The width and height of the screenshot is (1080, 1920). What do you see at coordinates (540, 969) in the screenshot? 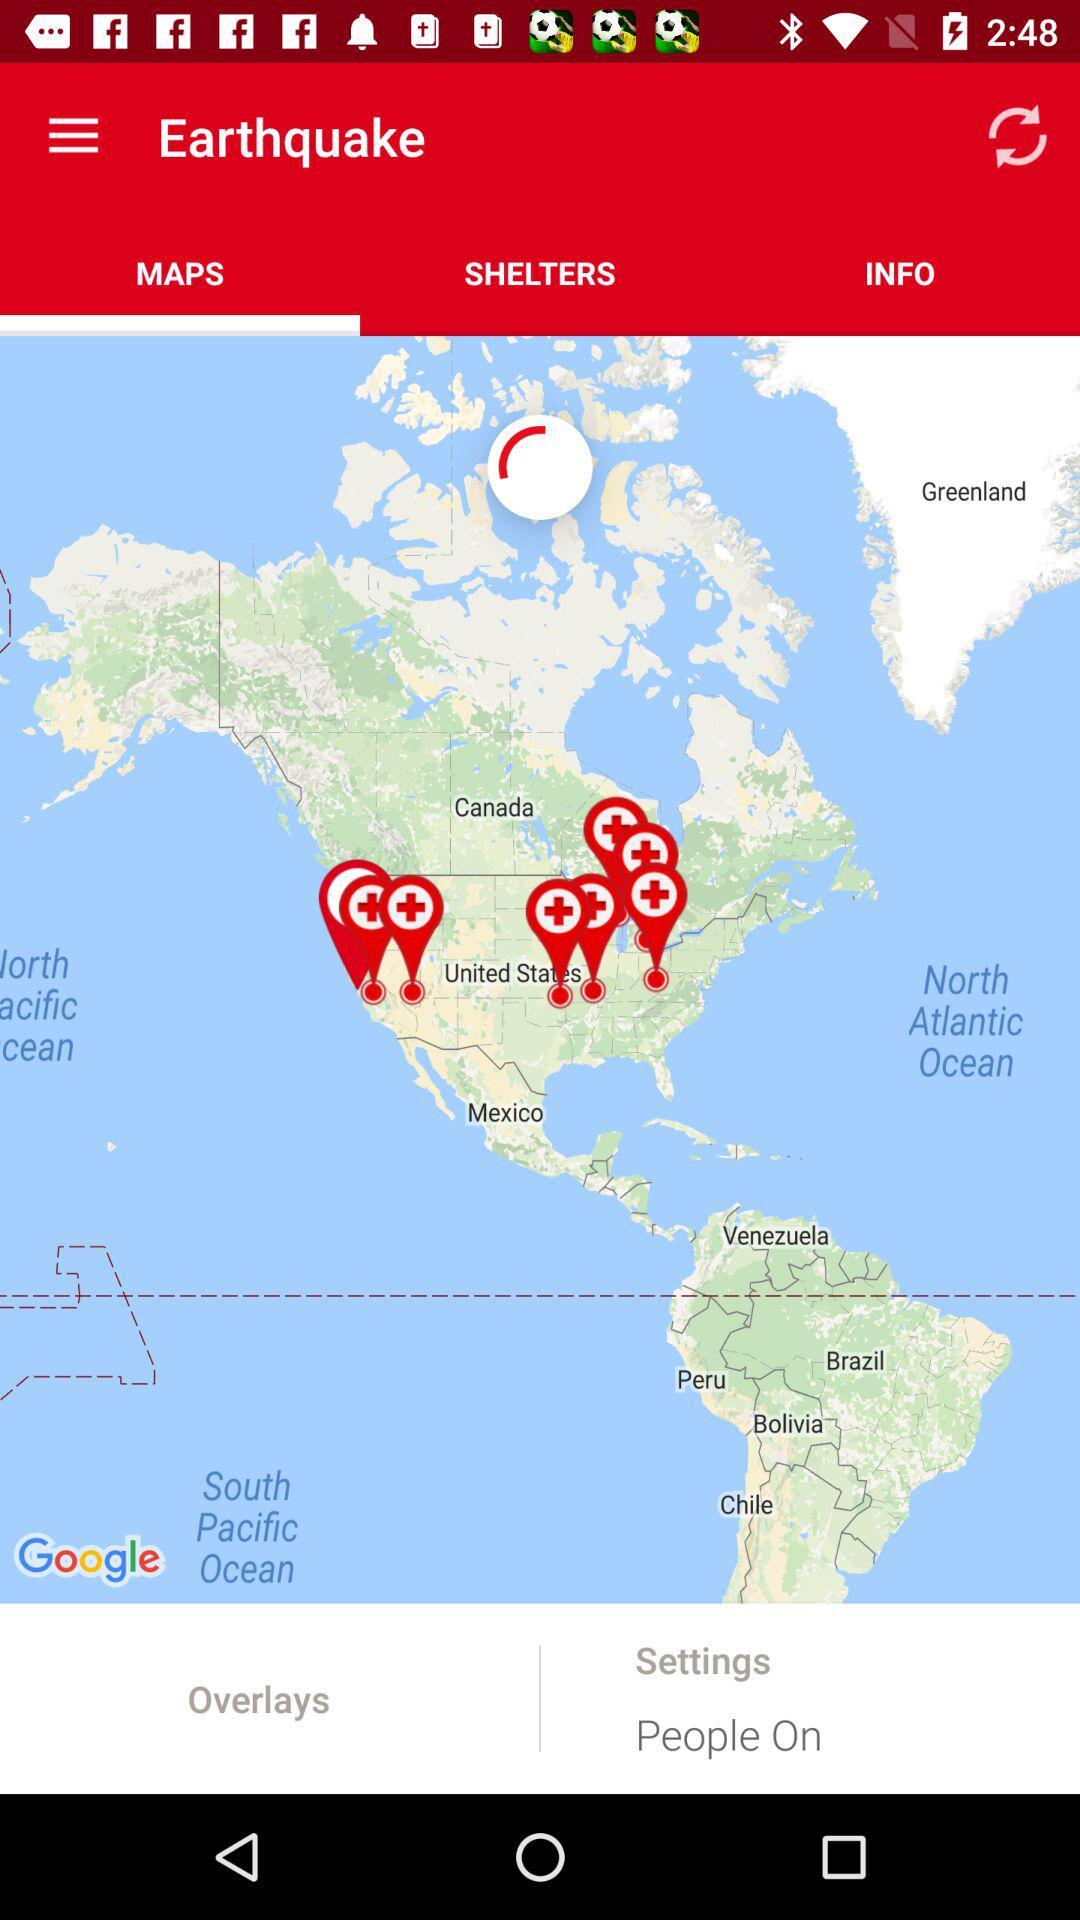
I see `item above the overlays icon` at bounding box center [540, 969].